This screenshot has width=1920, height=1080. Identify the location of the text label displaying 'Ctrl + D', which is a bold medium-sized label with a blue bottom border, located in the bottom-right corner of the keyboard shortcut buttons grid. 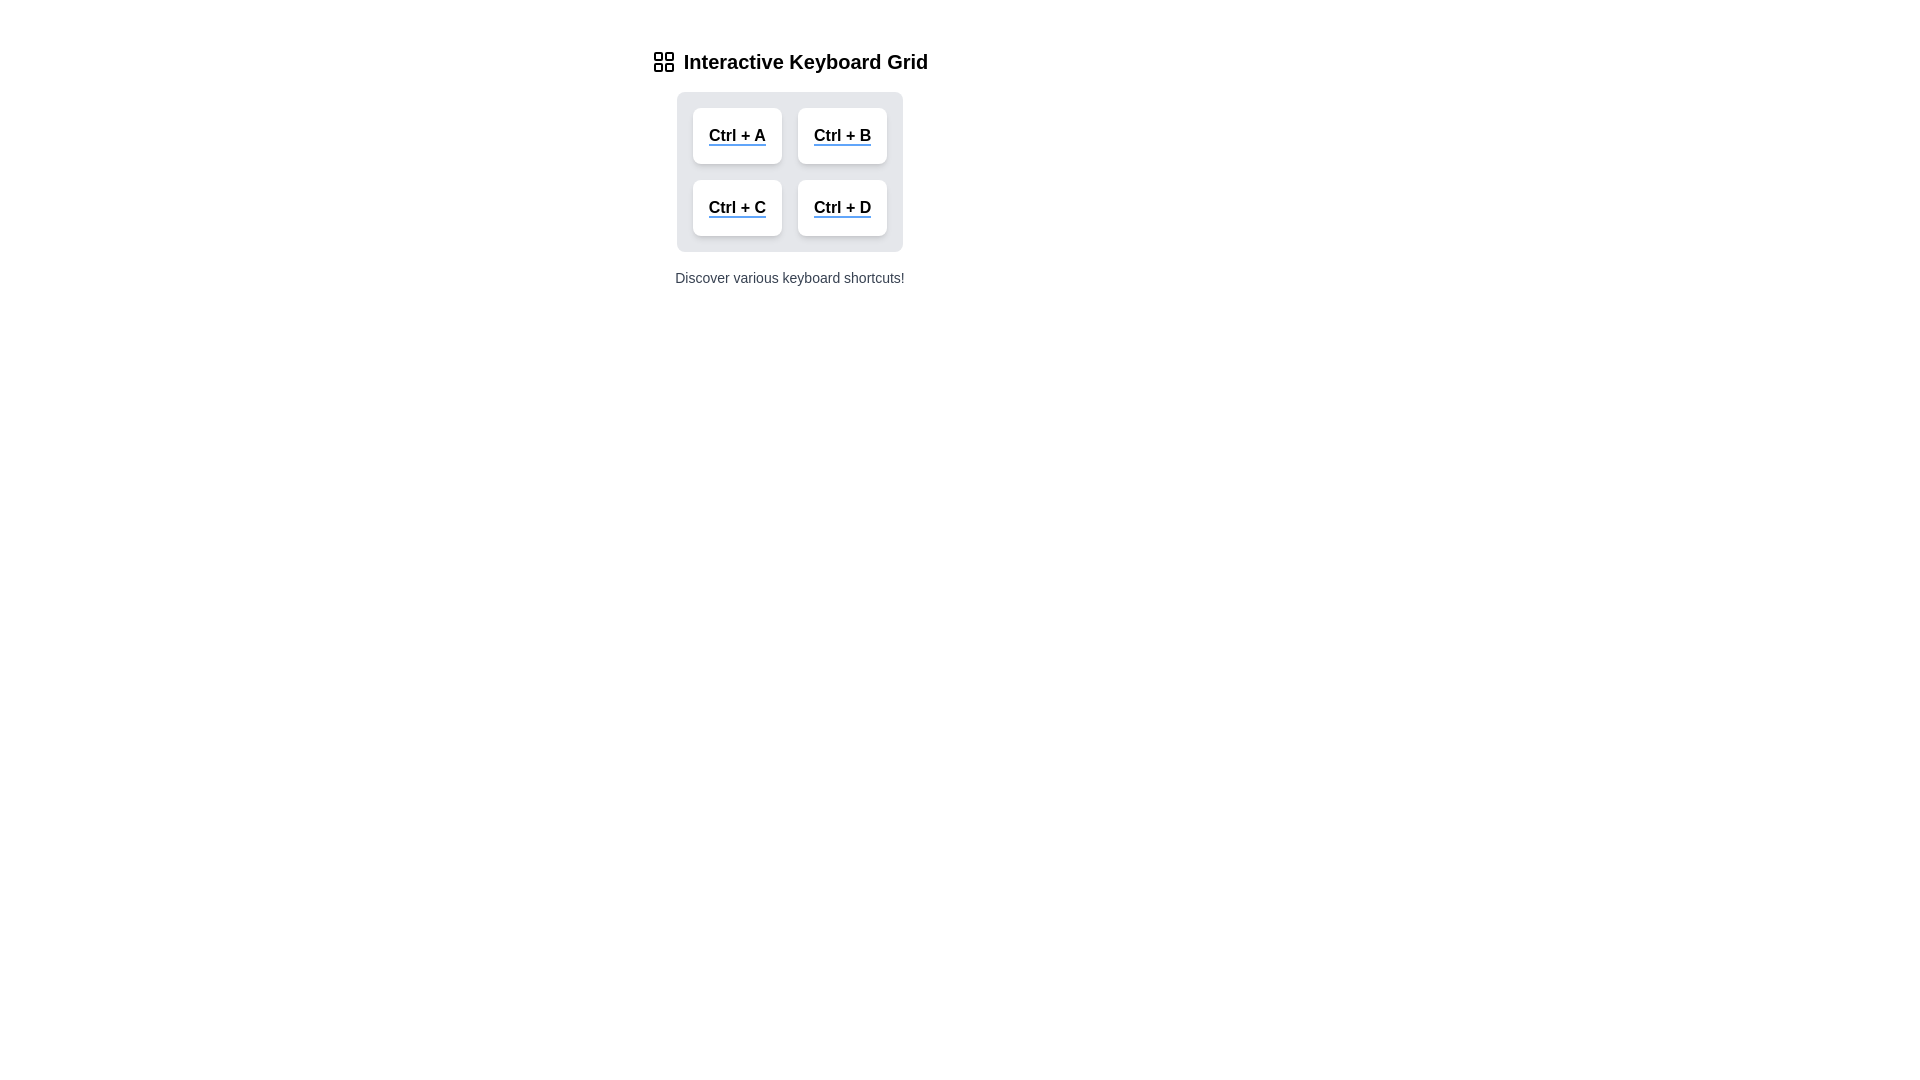
(842, 208).